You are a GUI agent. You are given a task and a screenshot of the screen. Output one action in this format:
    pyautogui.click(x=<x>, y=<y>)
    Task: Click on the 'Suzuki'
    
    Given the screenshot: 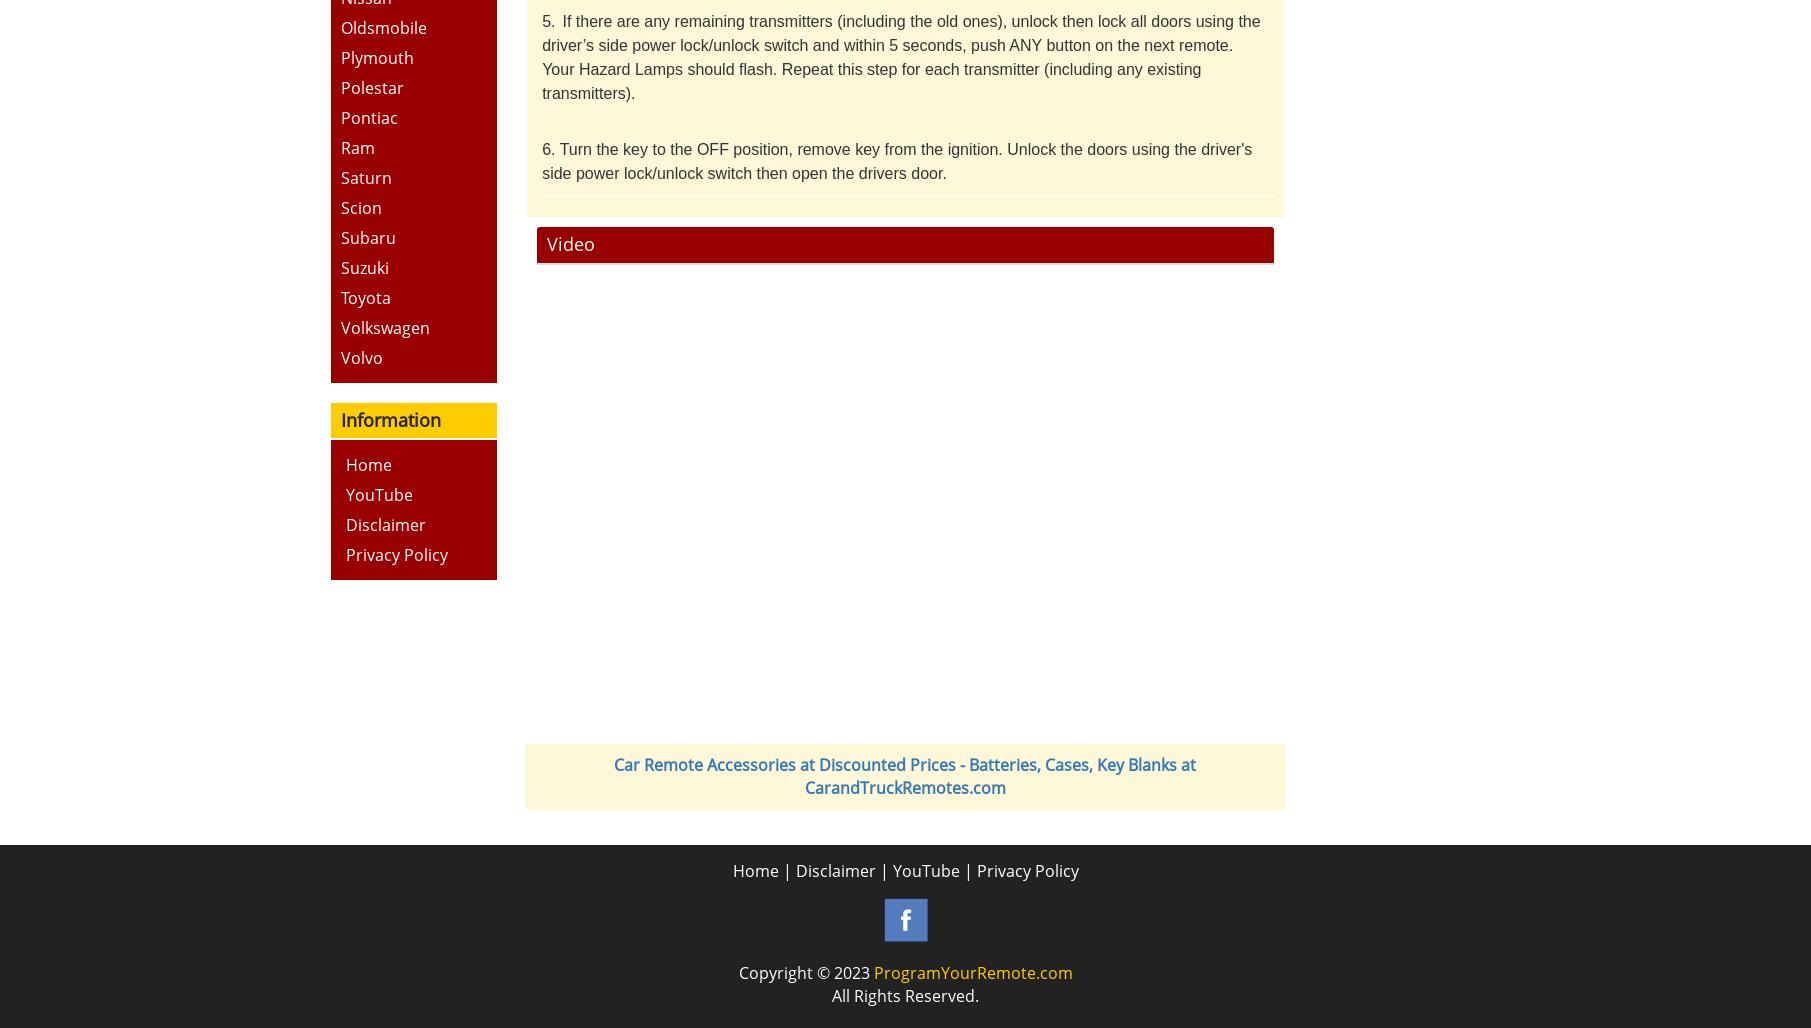 What is the action you would take?
    pyautogui.click(x=363, y=266)
    